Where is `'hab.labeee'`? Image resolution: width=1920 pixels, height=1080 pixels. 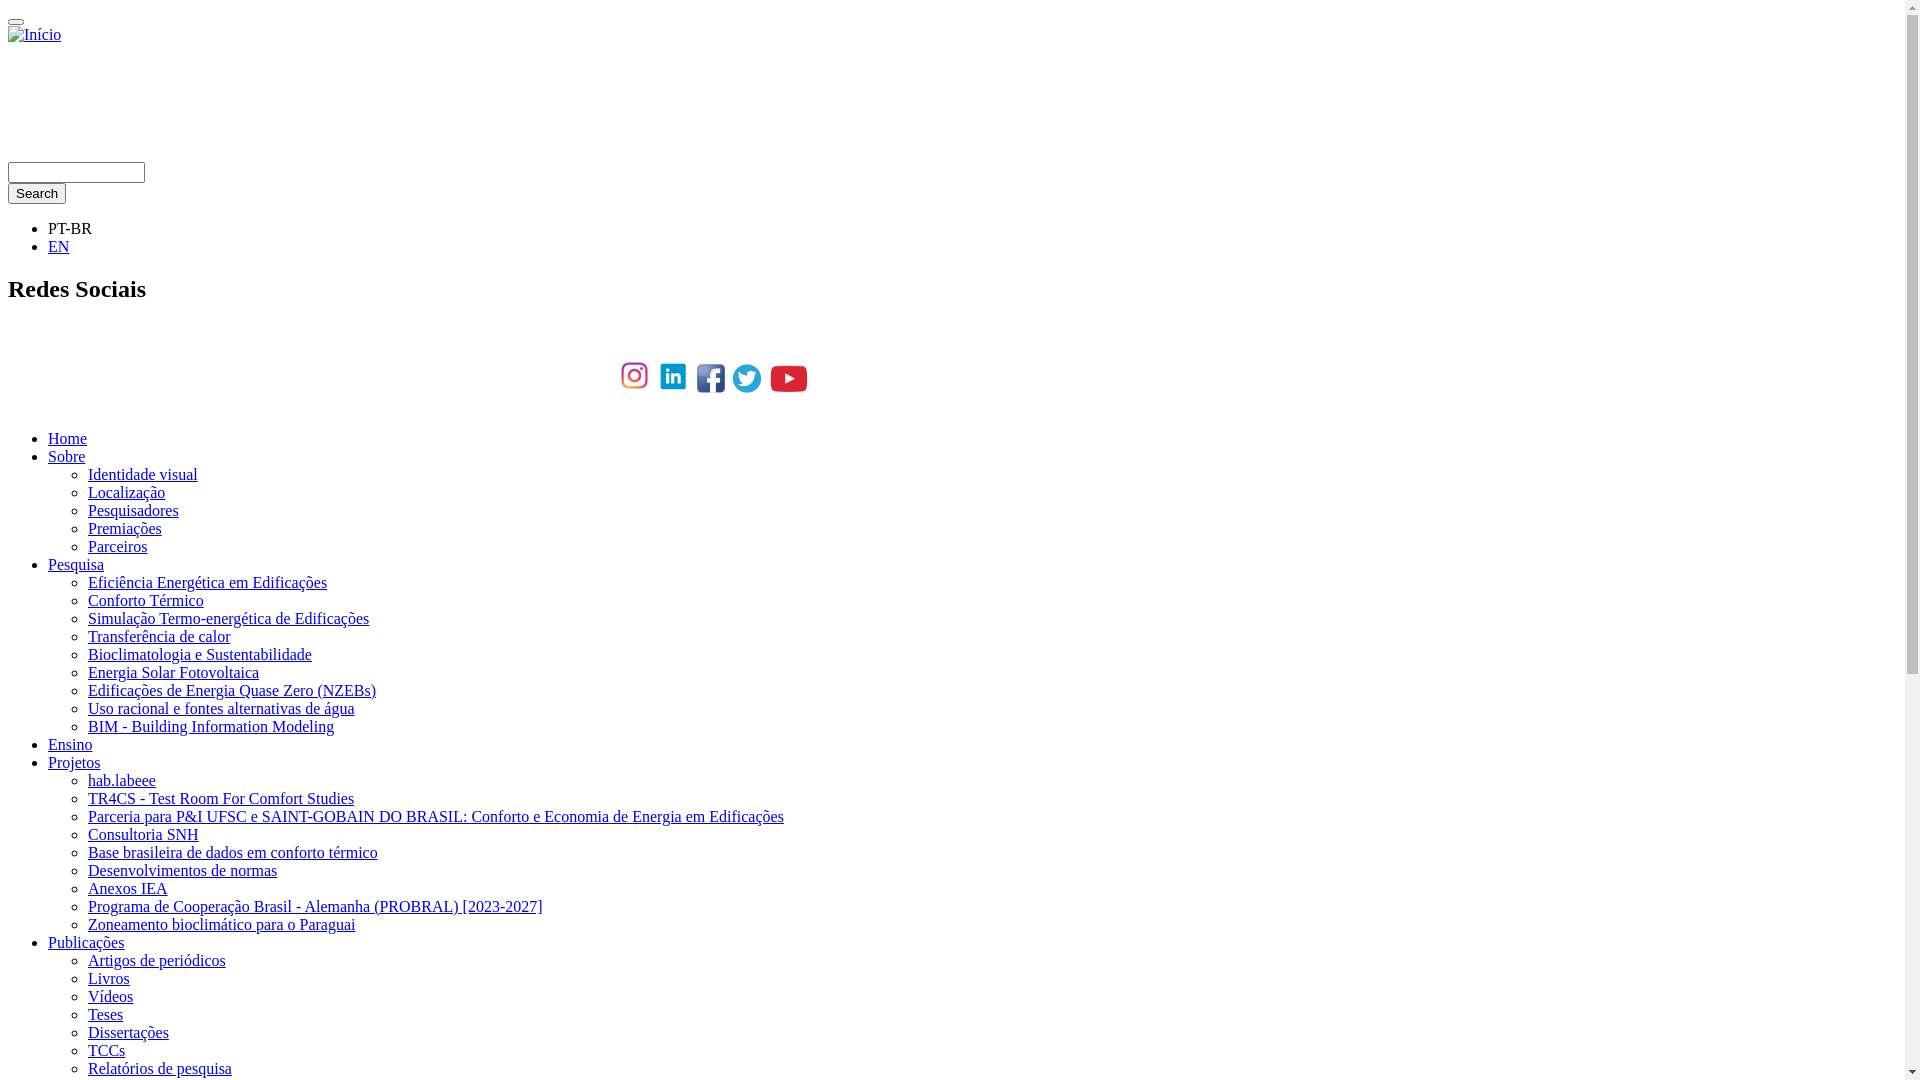
'hab.labeee' is located at coordinates (120, 779).